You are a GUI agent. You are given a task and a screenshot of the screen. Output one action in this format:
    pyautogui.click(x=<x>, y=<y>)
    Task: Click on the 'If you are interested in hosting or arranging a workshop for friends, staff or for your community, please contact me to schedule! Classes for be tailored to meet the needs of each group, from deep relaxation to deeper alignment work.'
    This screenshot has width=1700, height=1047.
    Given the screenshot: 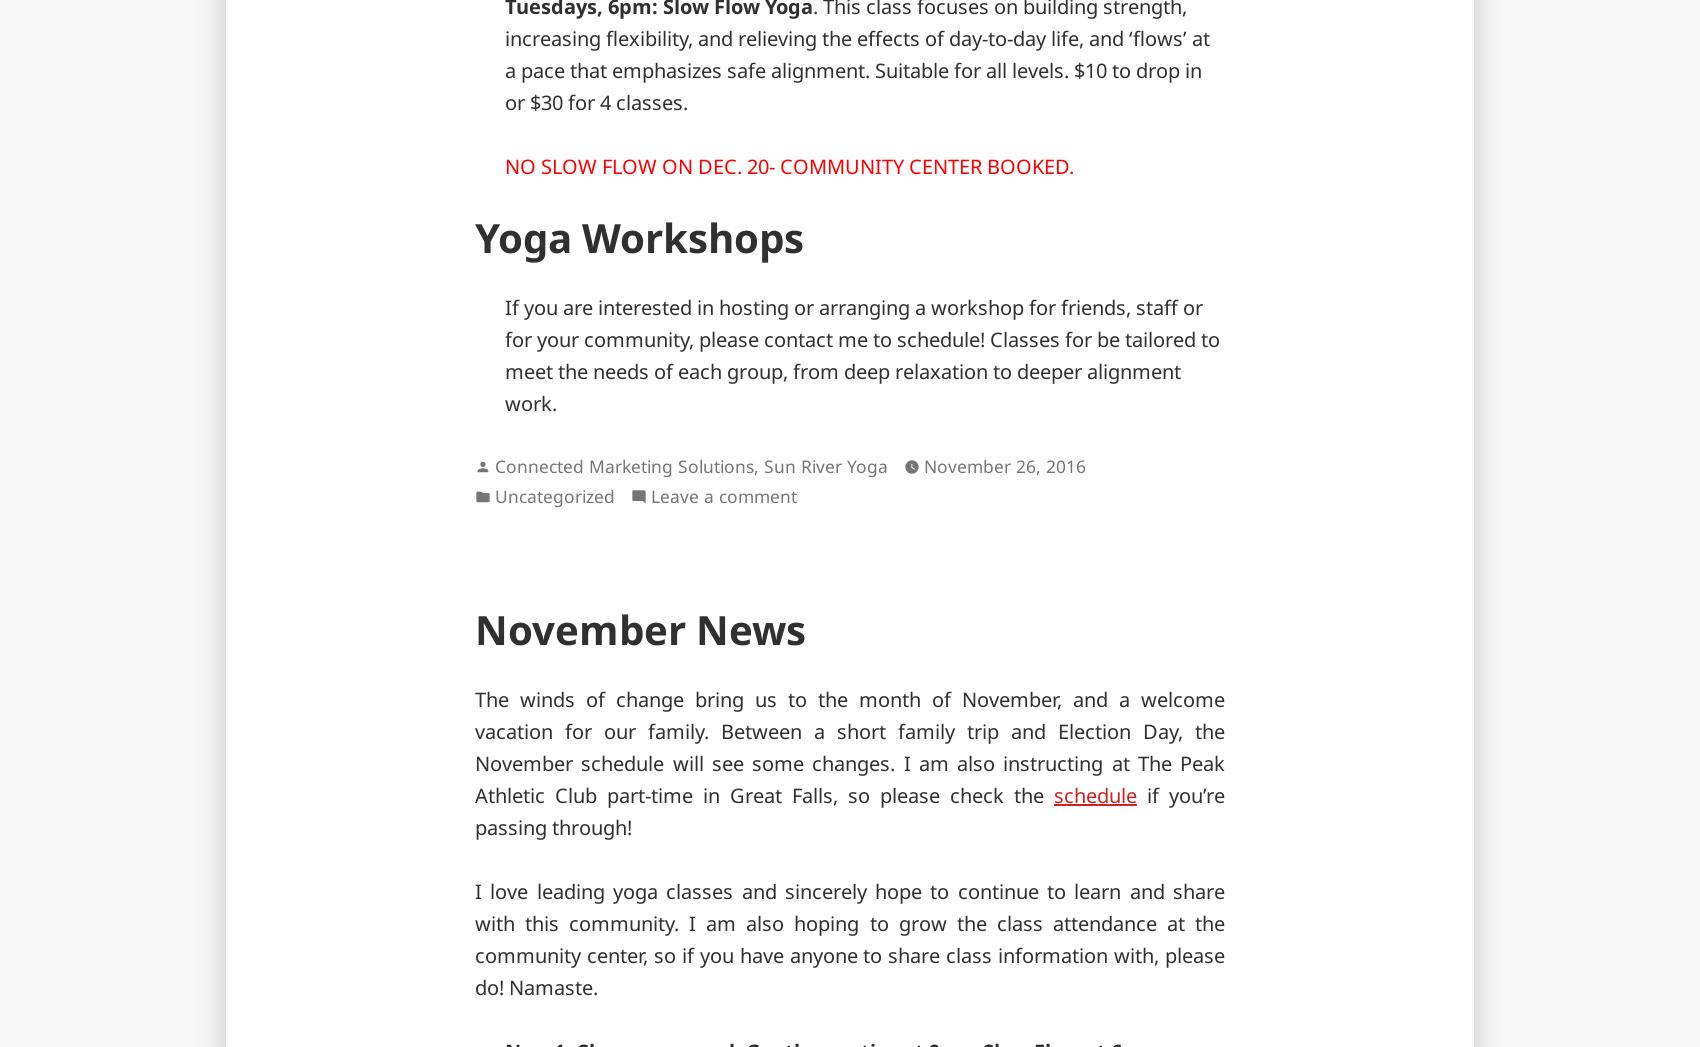 What is the action you would take?
    pyautogui.click(x=862, y=355)
    